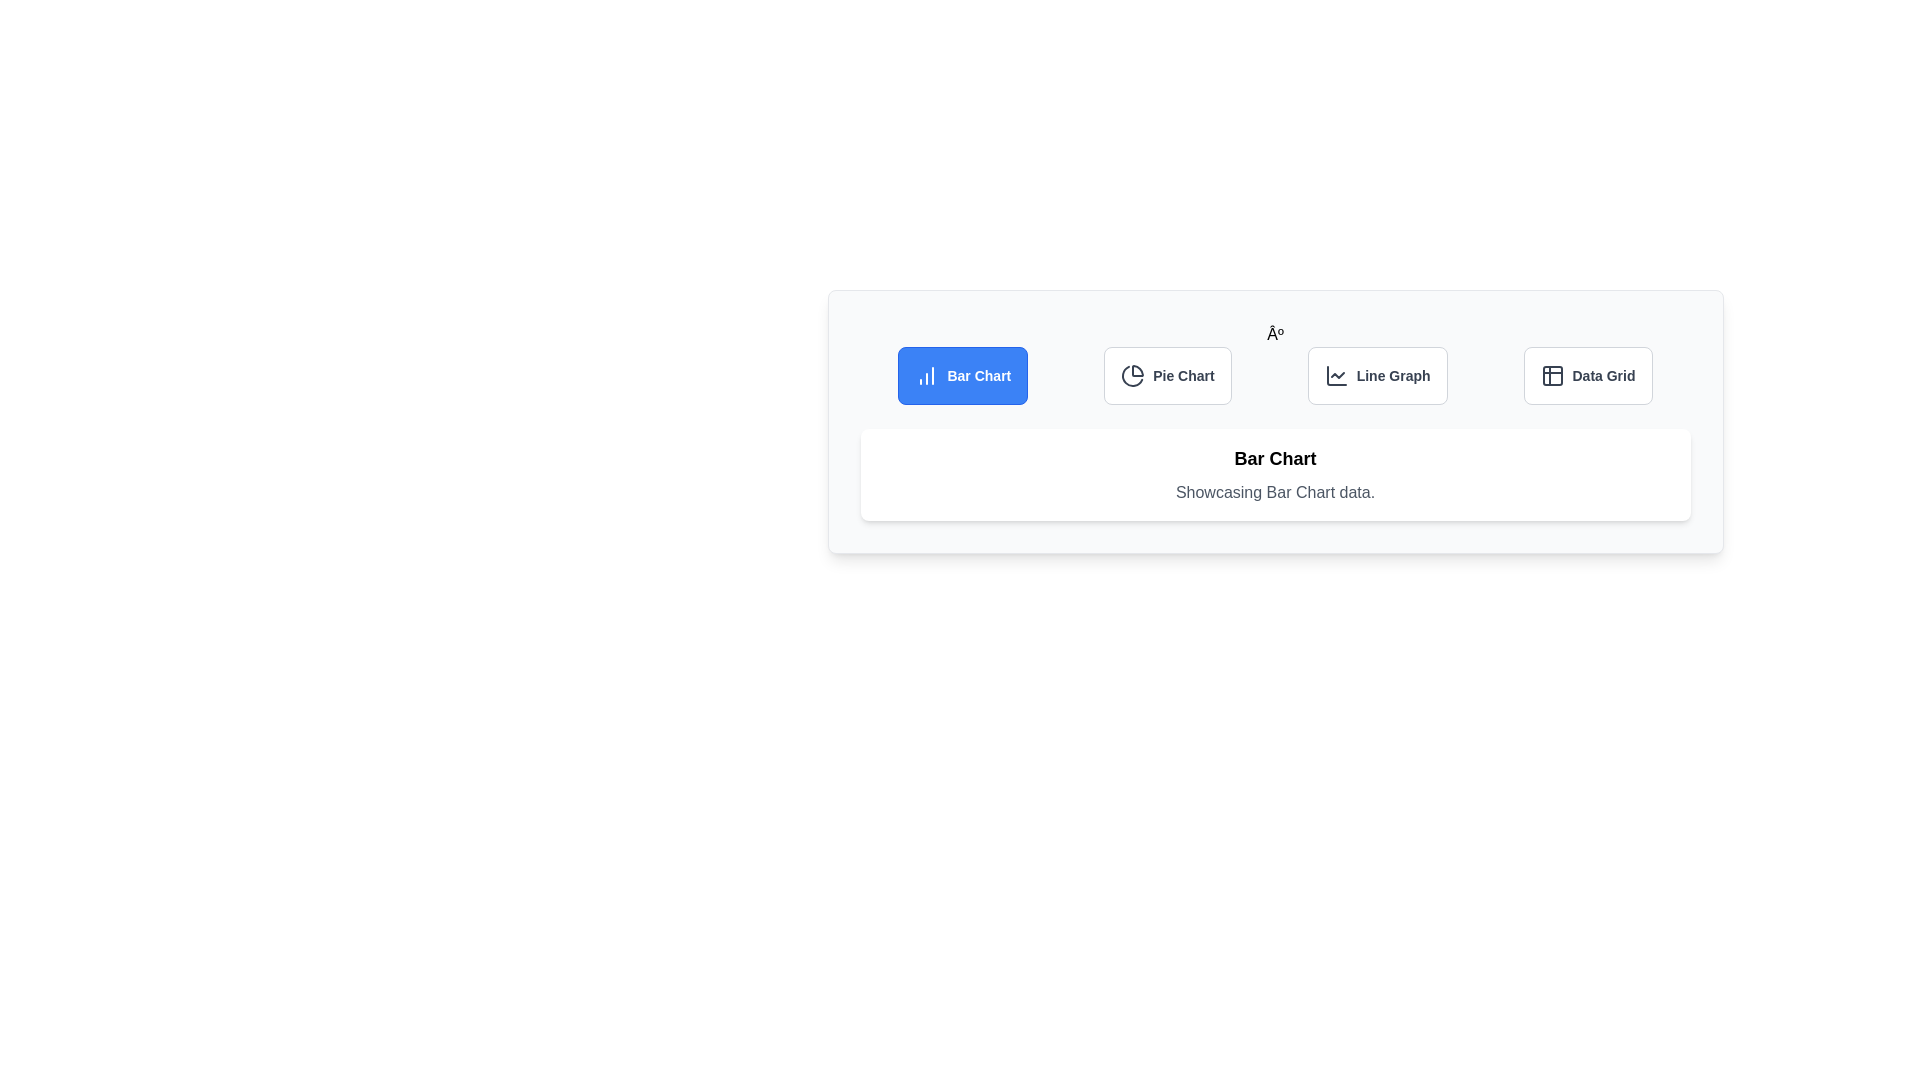 This screenshot has height=1080, width=1920. Describe the element at coordinates (963, 375) in the screenshot. I see `the Bar Chart tab to view its data visualization` at that location.